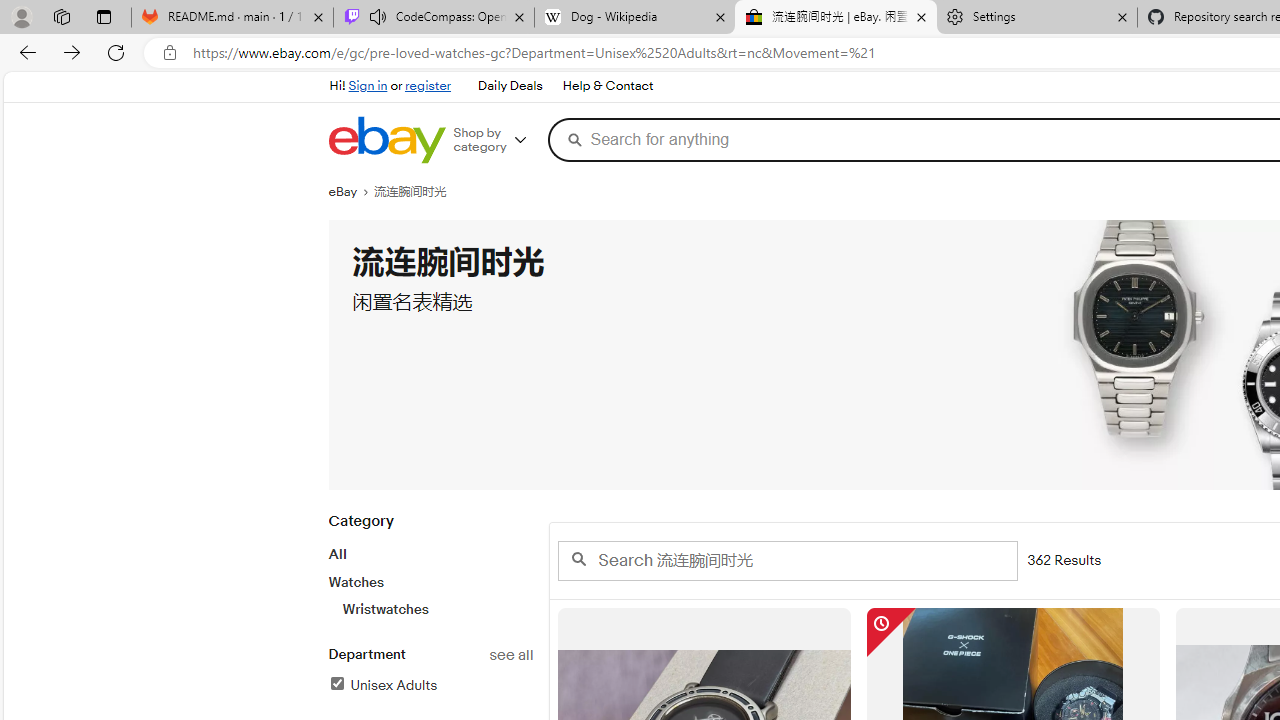 This screenshot has height=720, width=1280. I want to click on 'Help & Contact', so click(605, 85).